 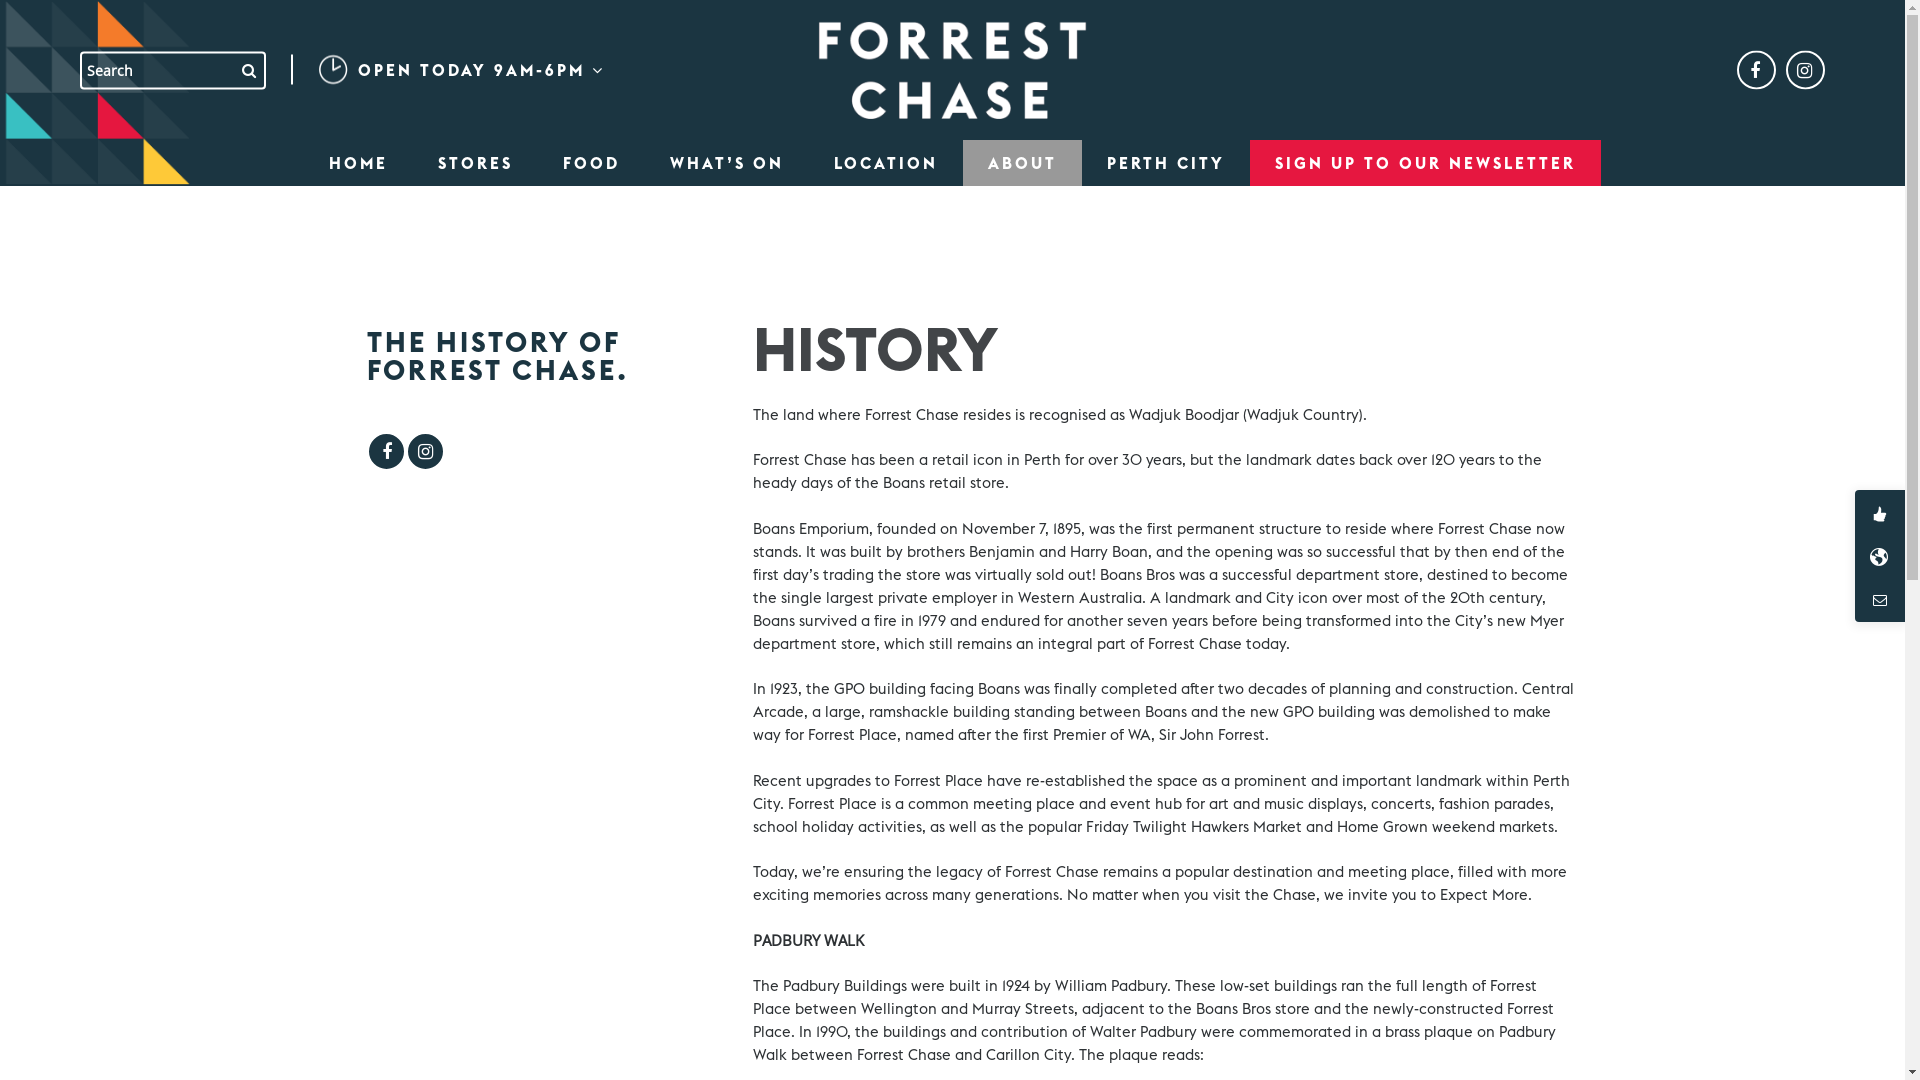 What do you see at coordinates (1424, 161) in the screenshot?
I see `'SIGN UP TO OUR NEWSLETTER'` at bounding box center [1424, 161].